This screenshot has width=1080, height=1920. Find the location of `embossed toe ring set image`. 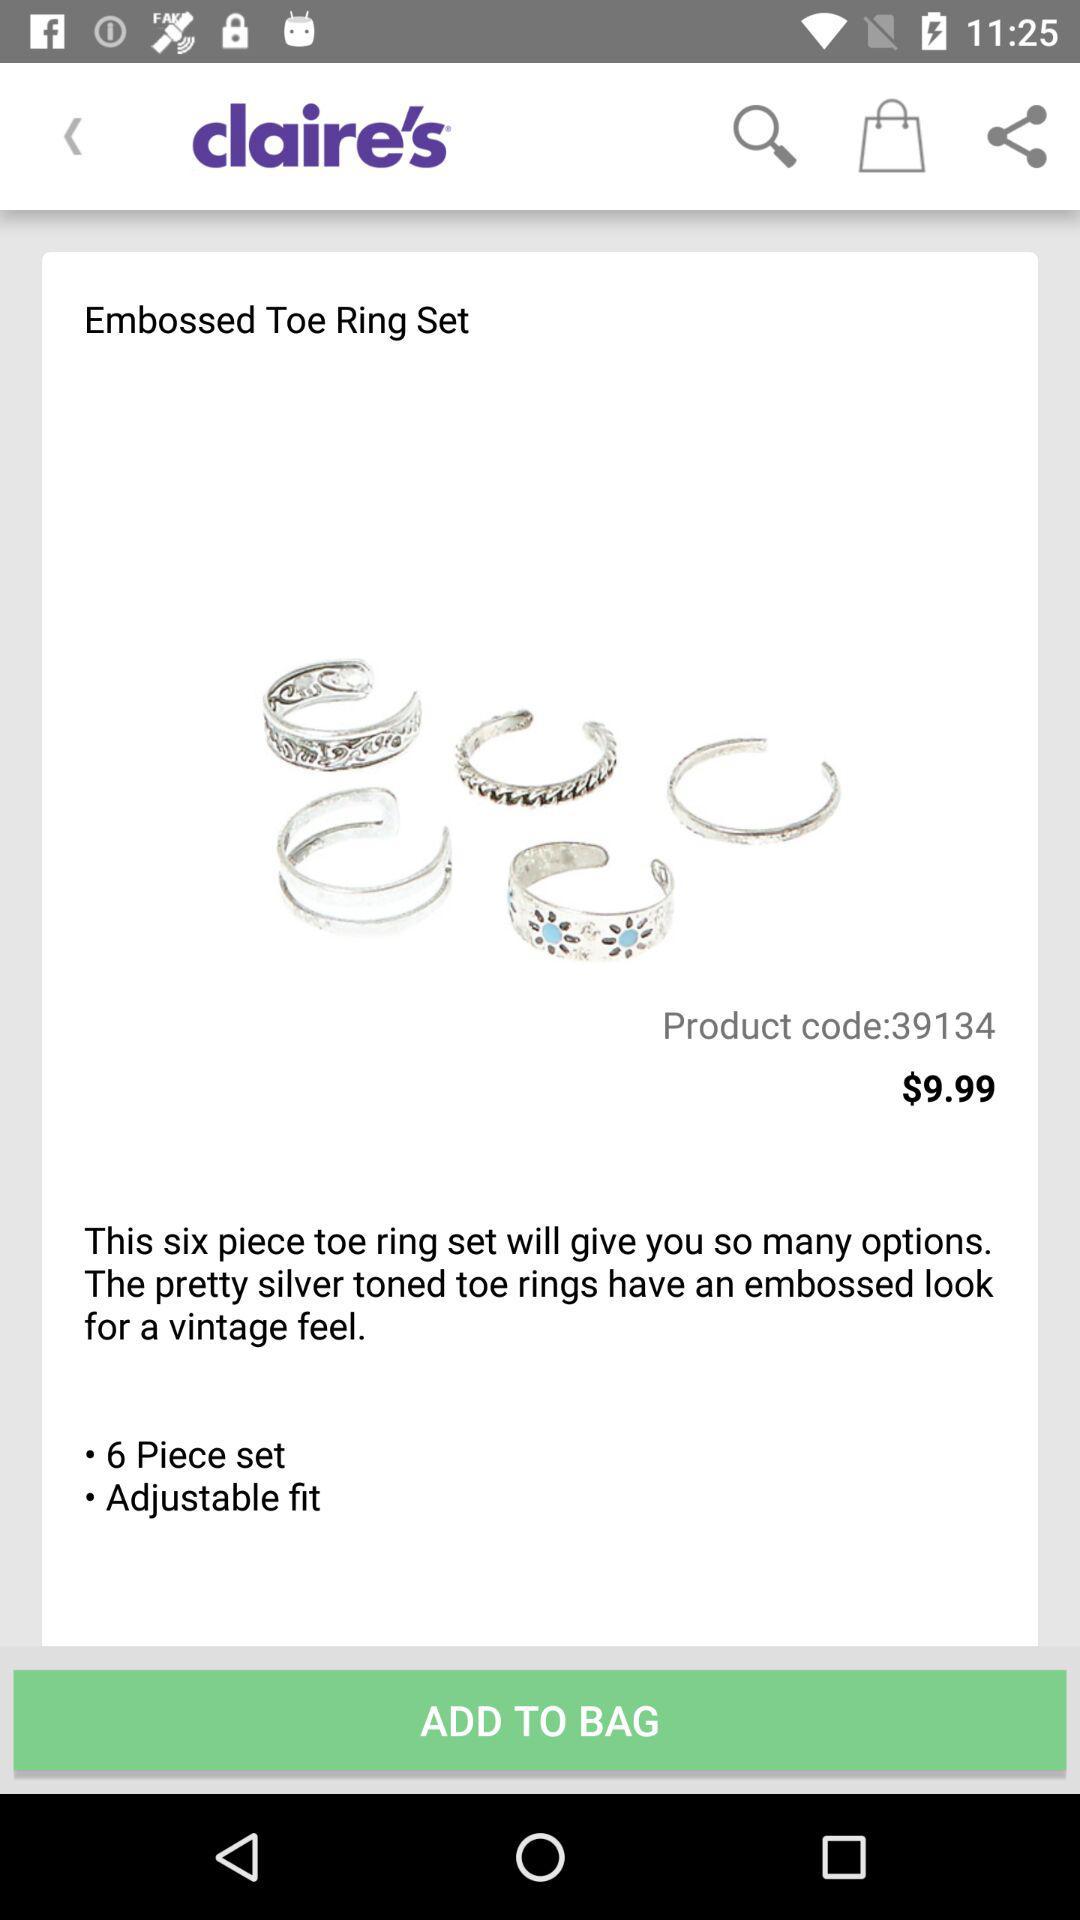

embossed toe ring set image is located at coordinates (540, 672).